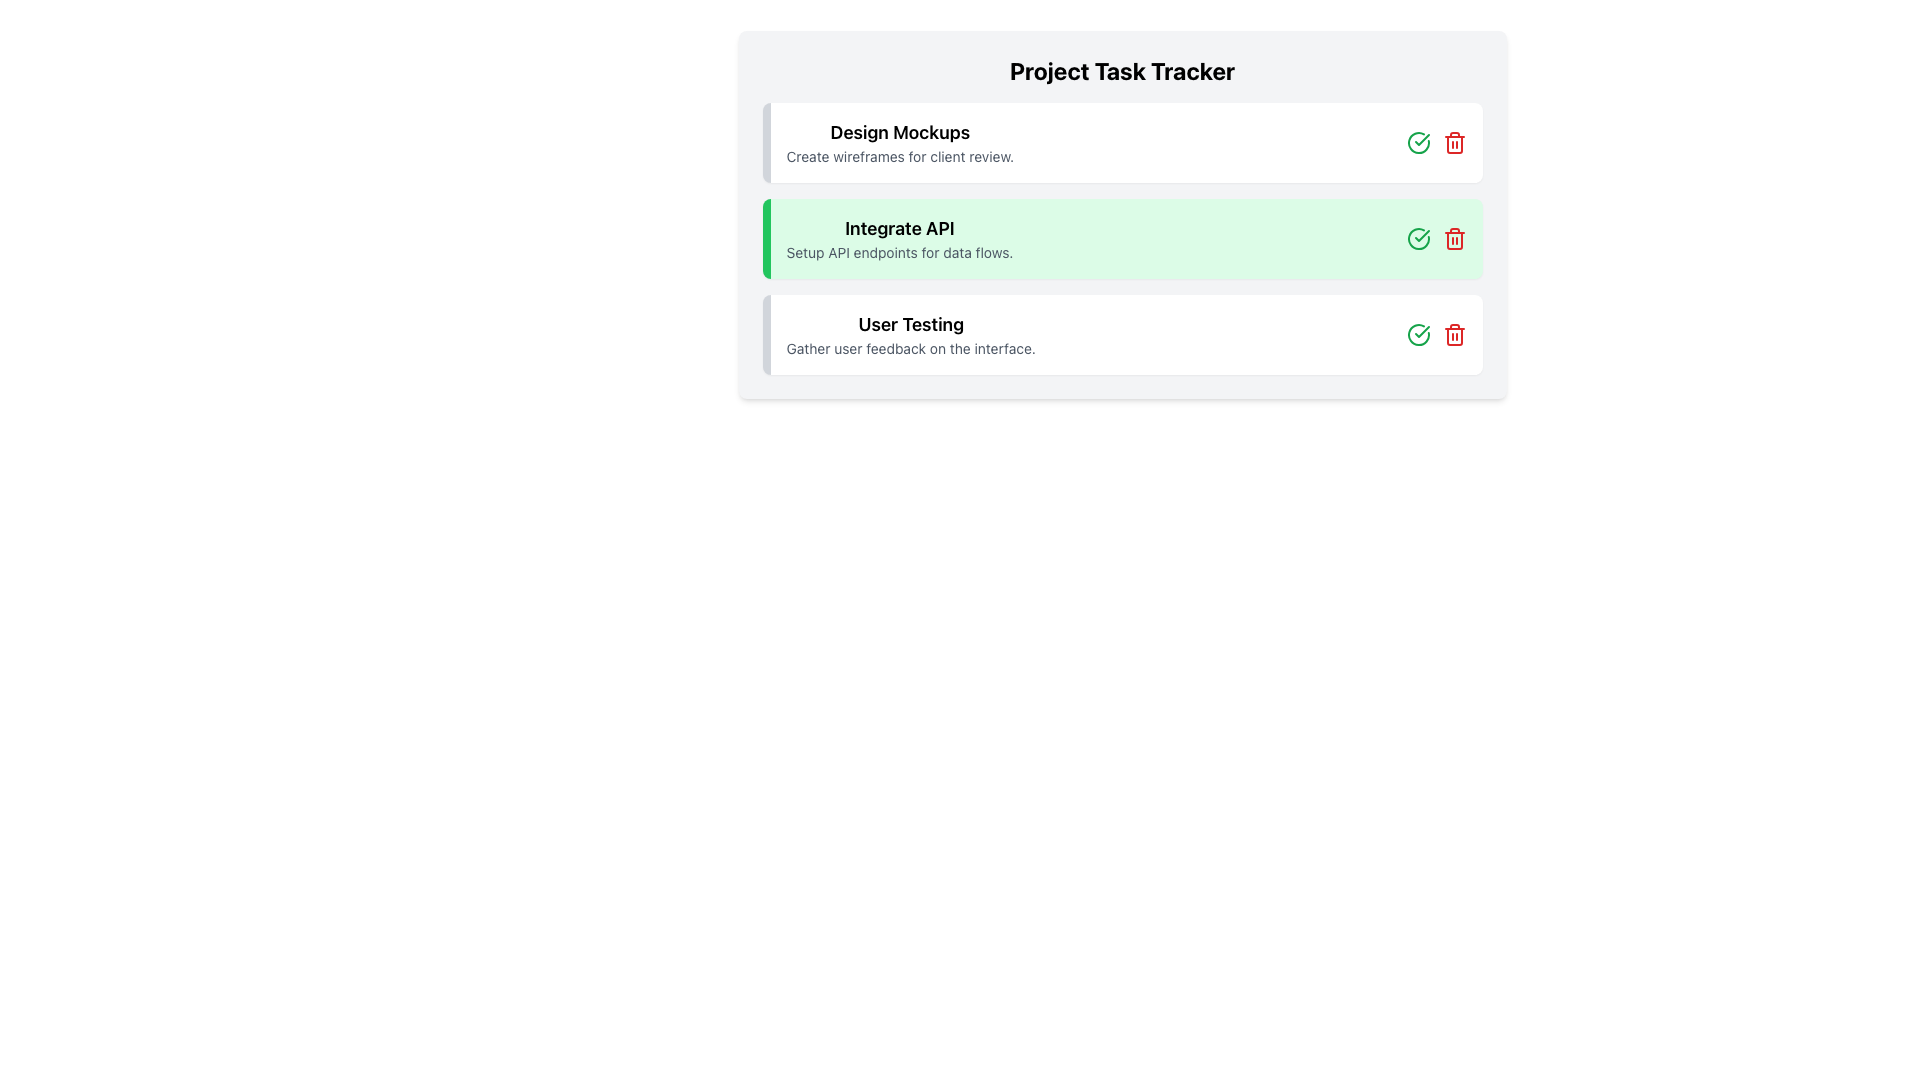  I want to click on the green circular icon with a checkmark symbol inside, located on the far right of the 'Design Mockups' task, so click(1417, 141).